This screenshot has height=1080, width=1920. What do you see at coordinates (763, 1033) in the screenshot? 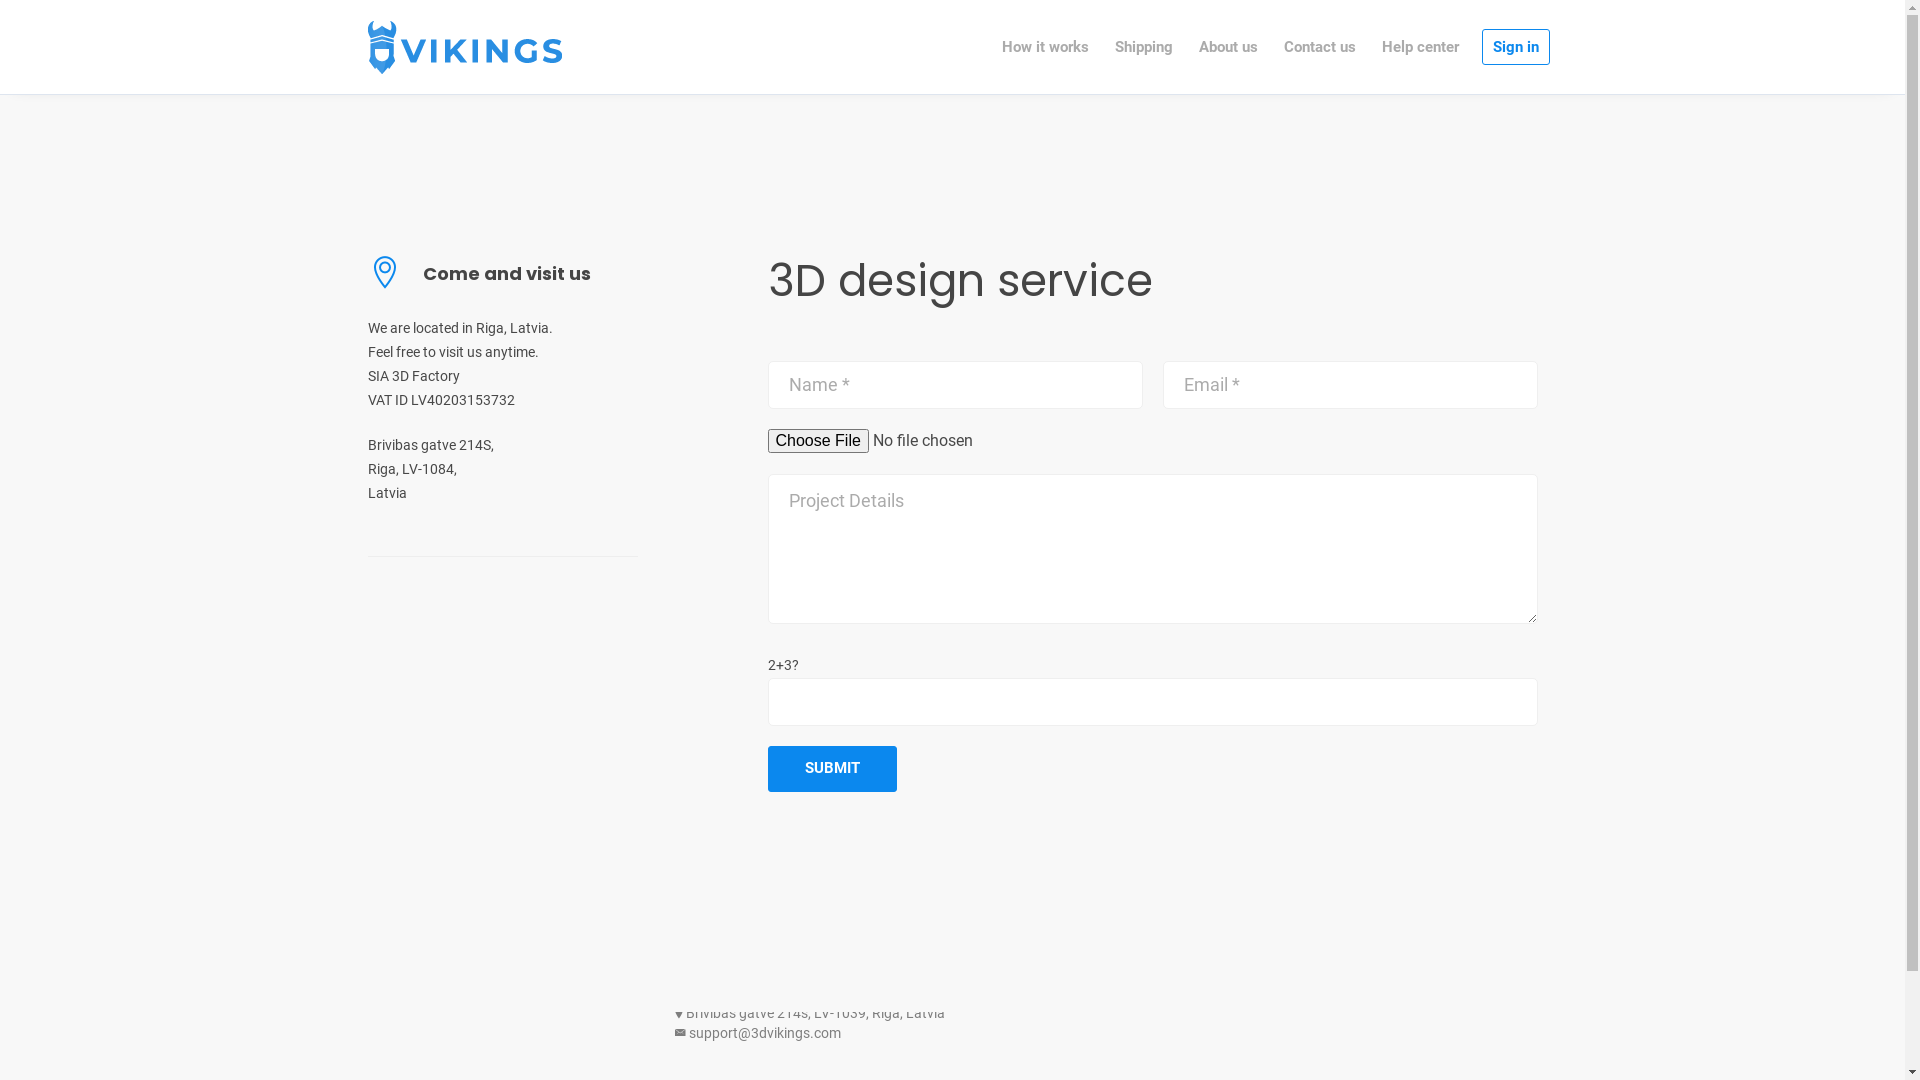
I see `'support@3dvikings.com'` at bounding box center [763, 1033].